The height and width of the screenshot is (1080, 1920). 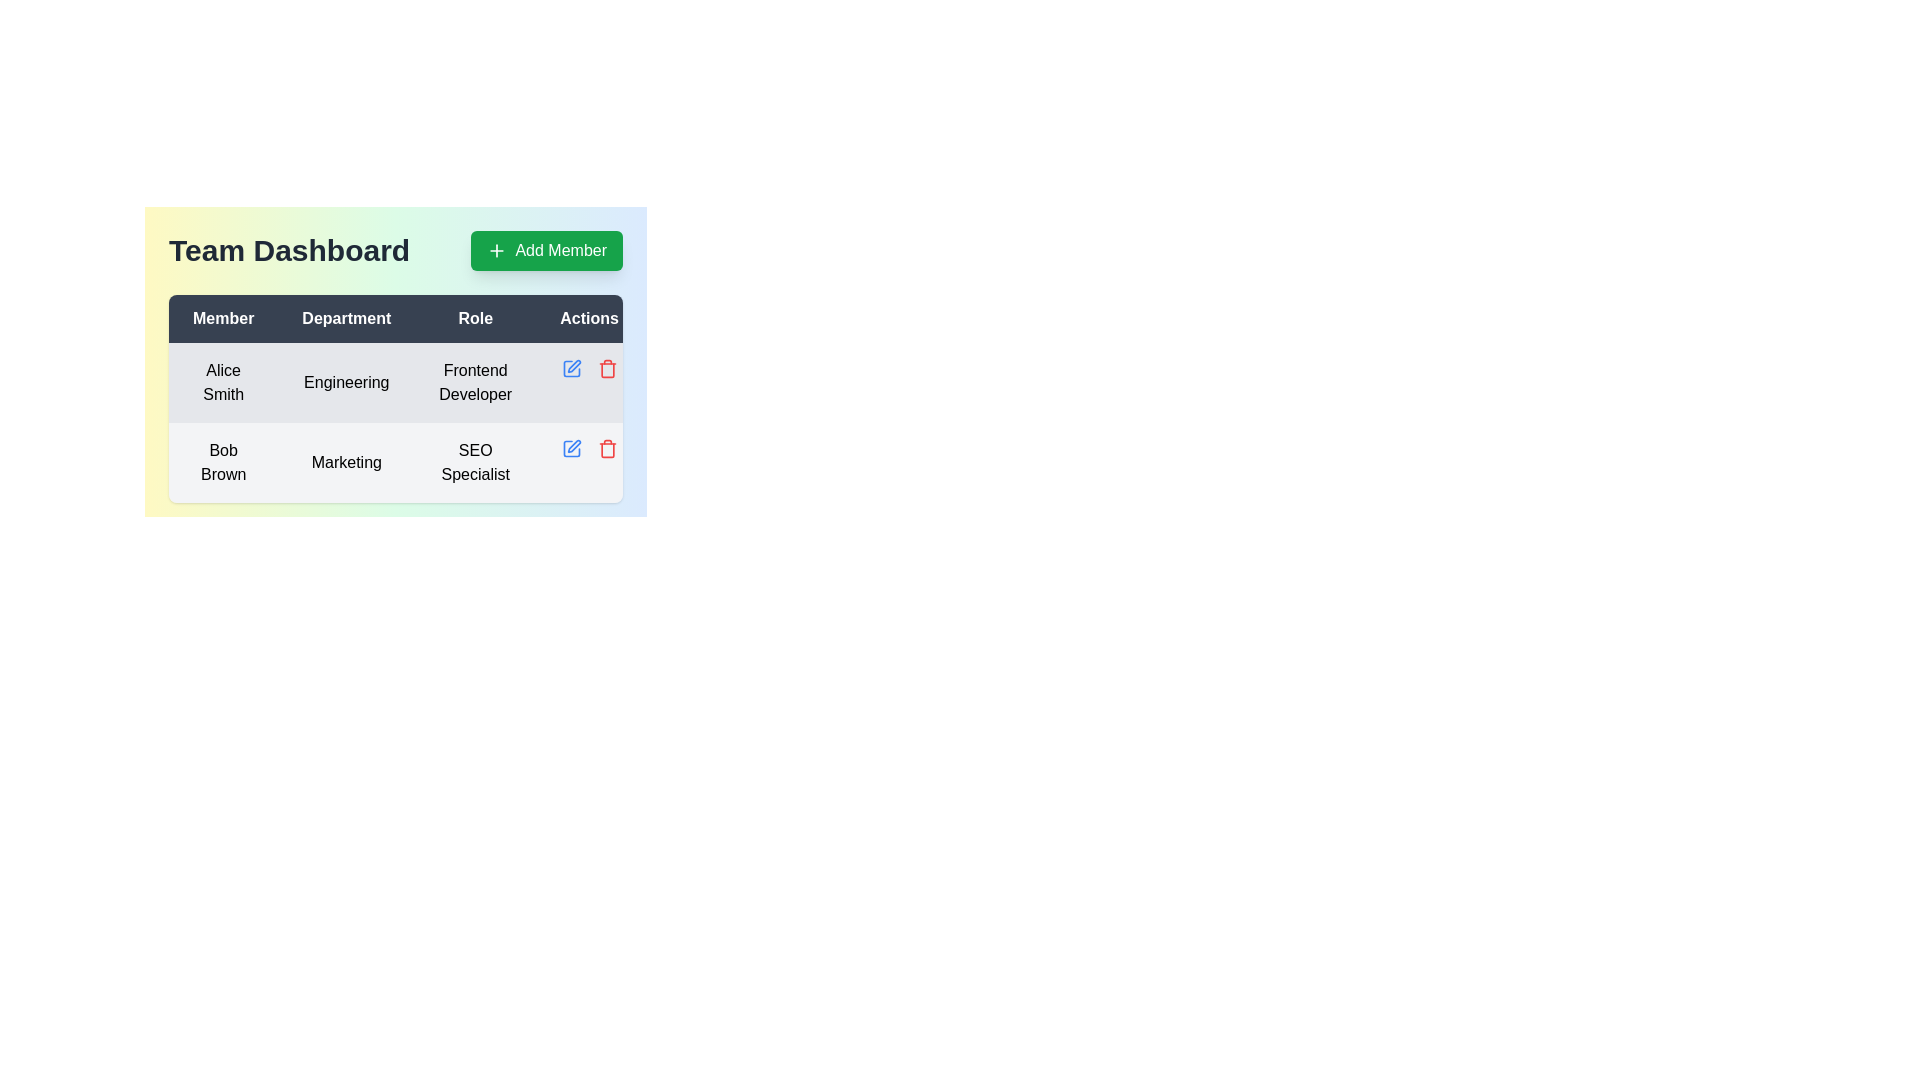 What do you see at coordinates (288, 249) in the screenshot?
I see `the 'Team Dashboard' text label, which is styled with a large, bold font in dark gray and is located near the top left of its section` at bounding box center [288, 249].